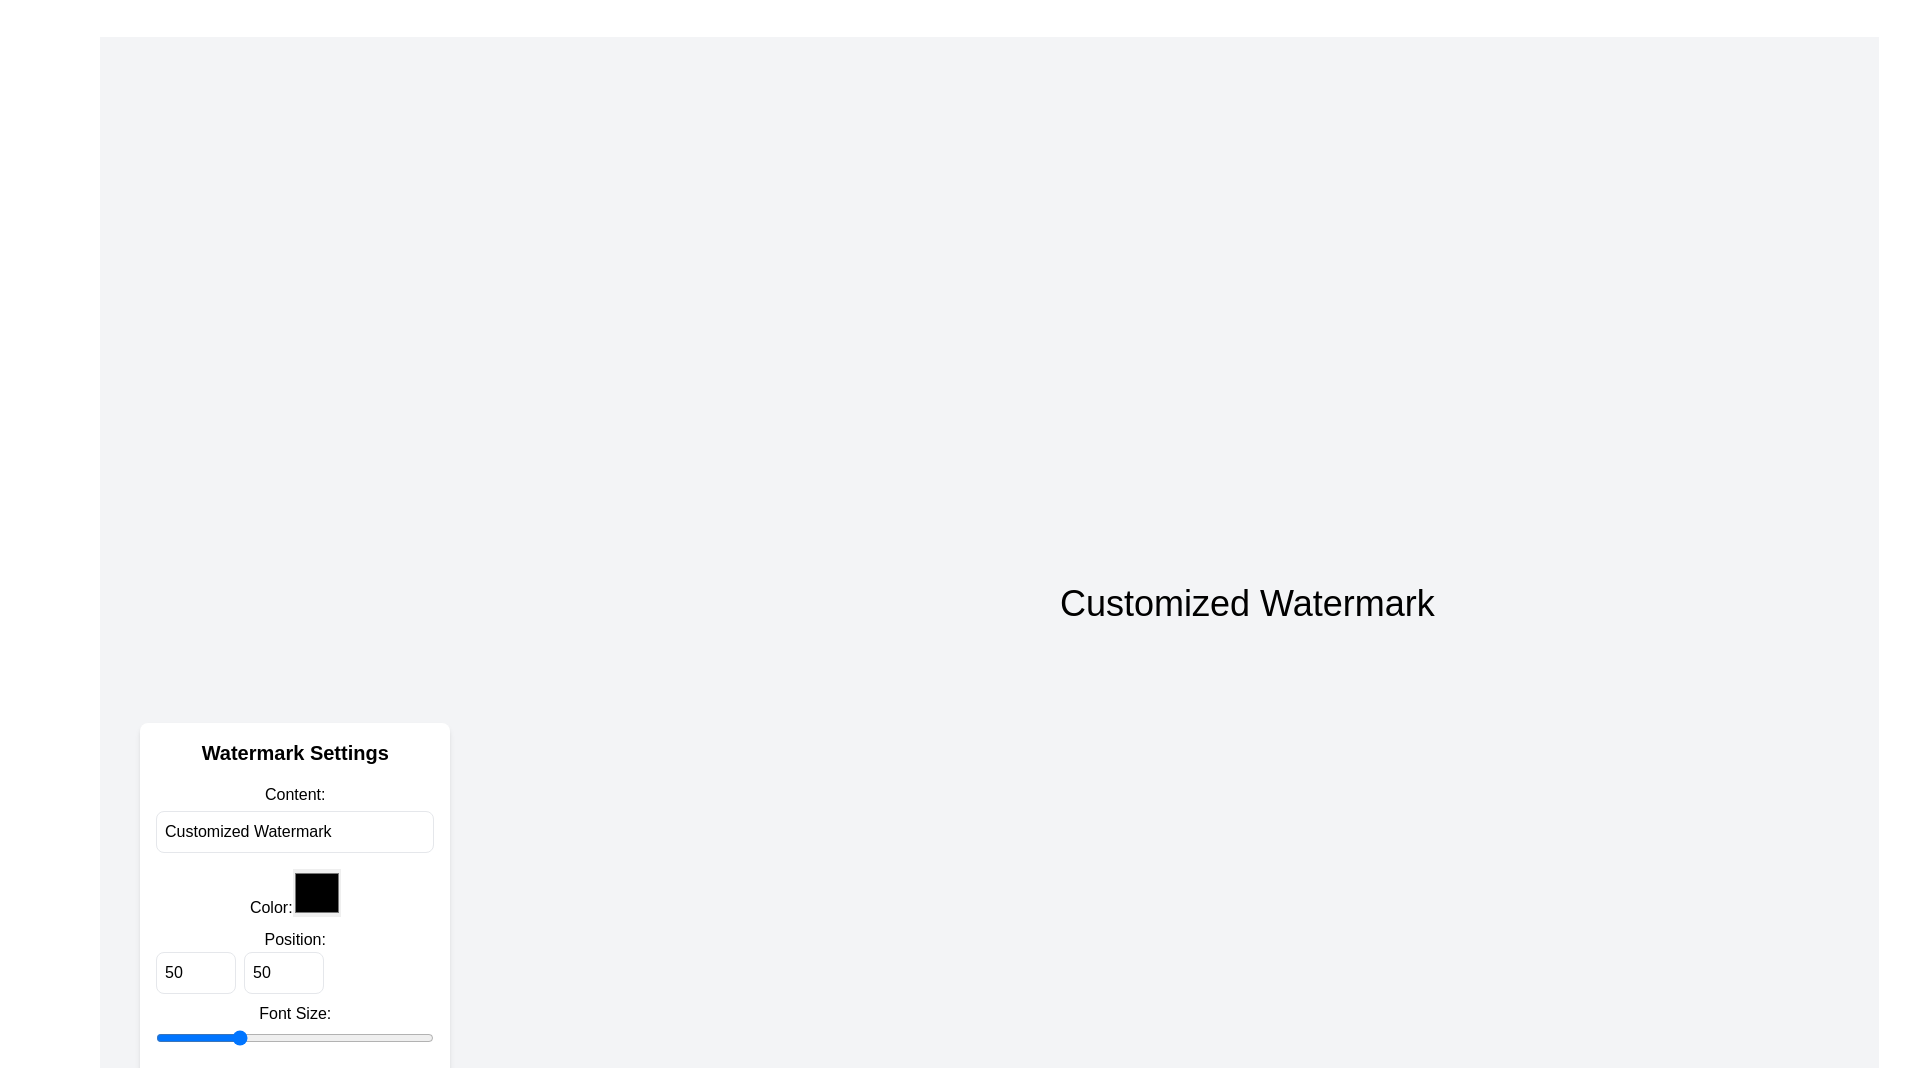 Image resolution: width=1920 pixels, height=1080 pixels. I want to click on the font size, so click(196, 1036).